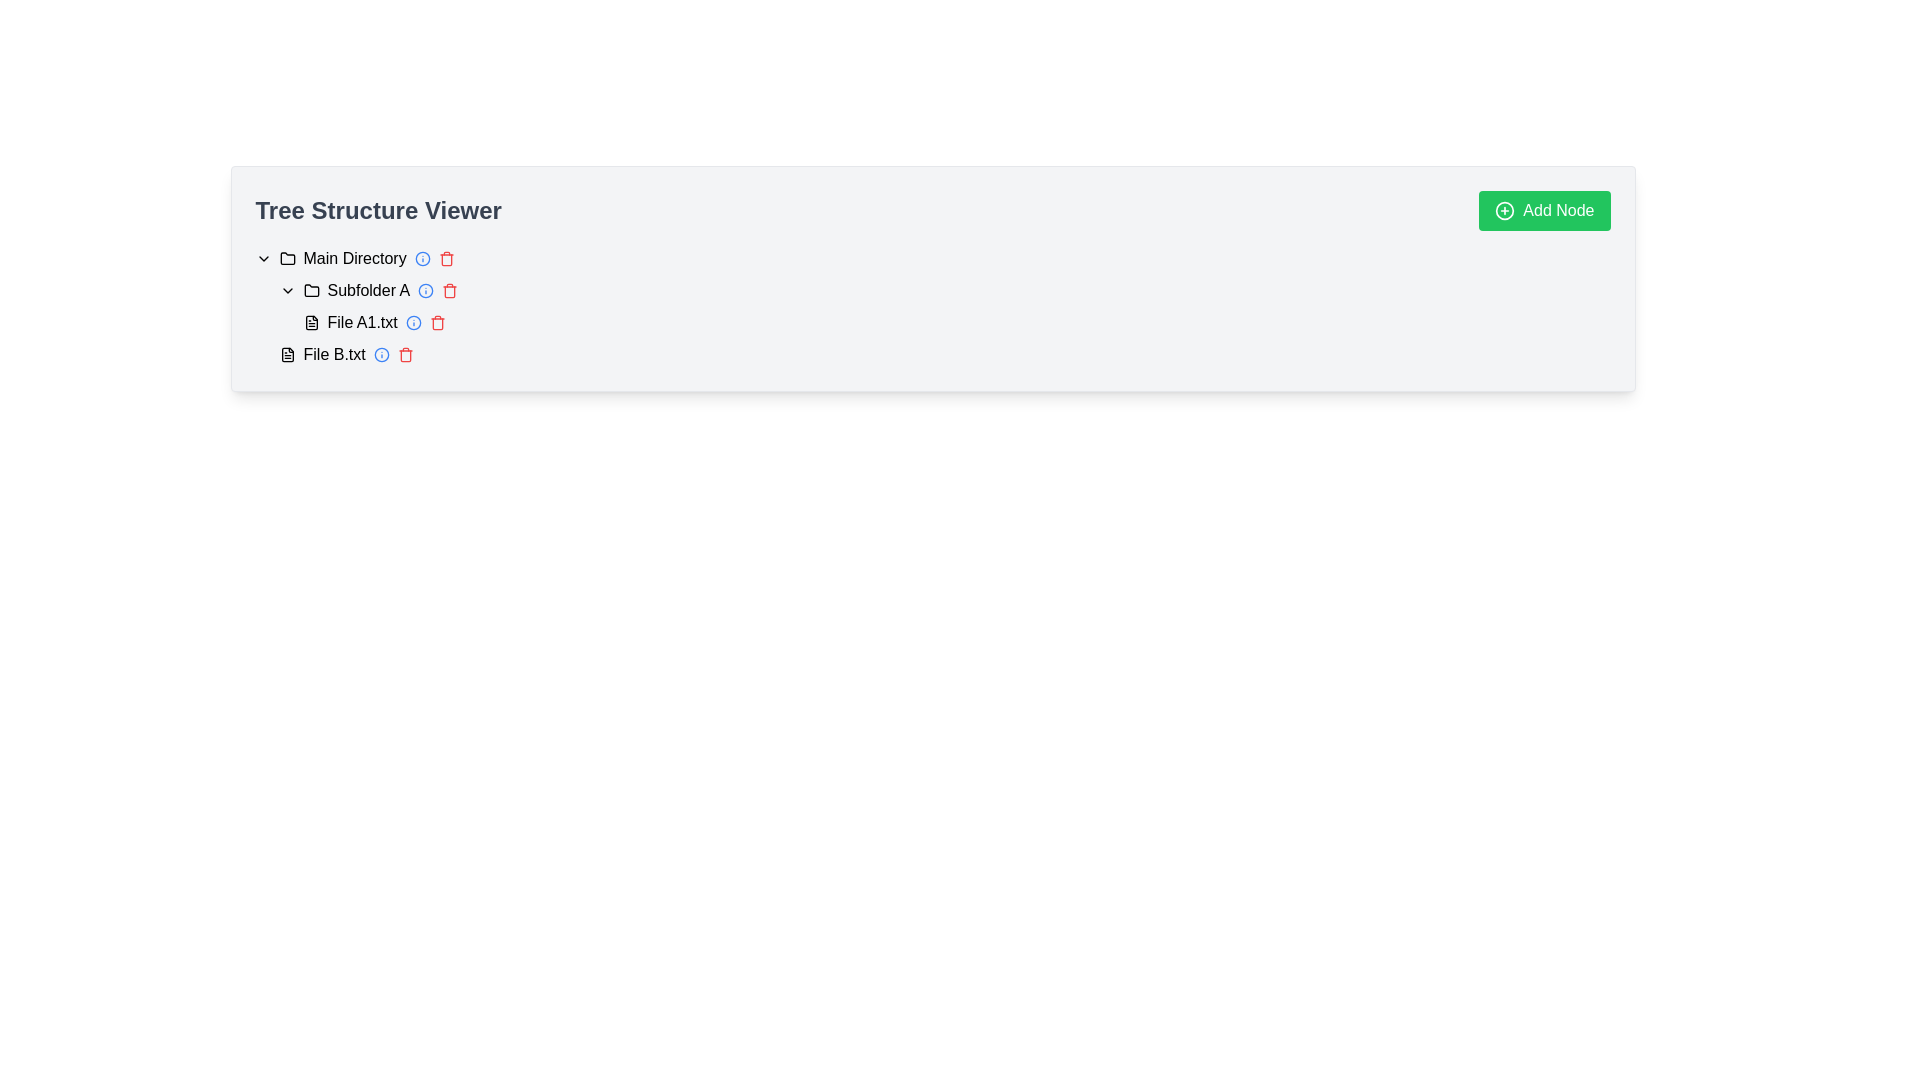  What do you see at coordinates (421, 257) in the screenshot?
I see `the circular information icon with a blue hue and a white inner area featuring a centered 'i' symbol, located at the far right of the 'Main Directory' row` at bounding box center [421, 257].